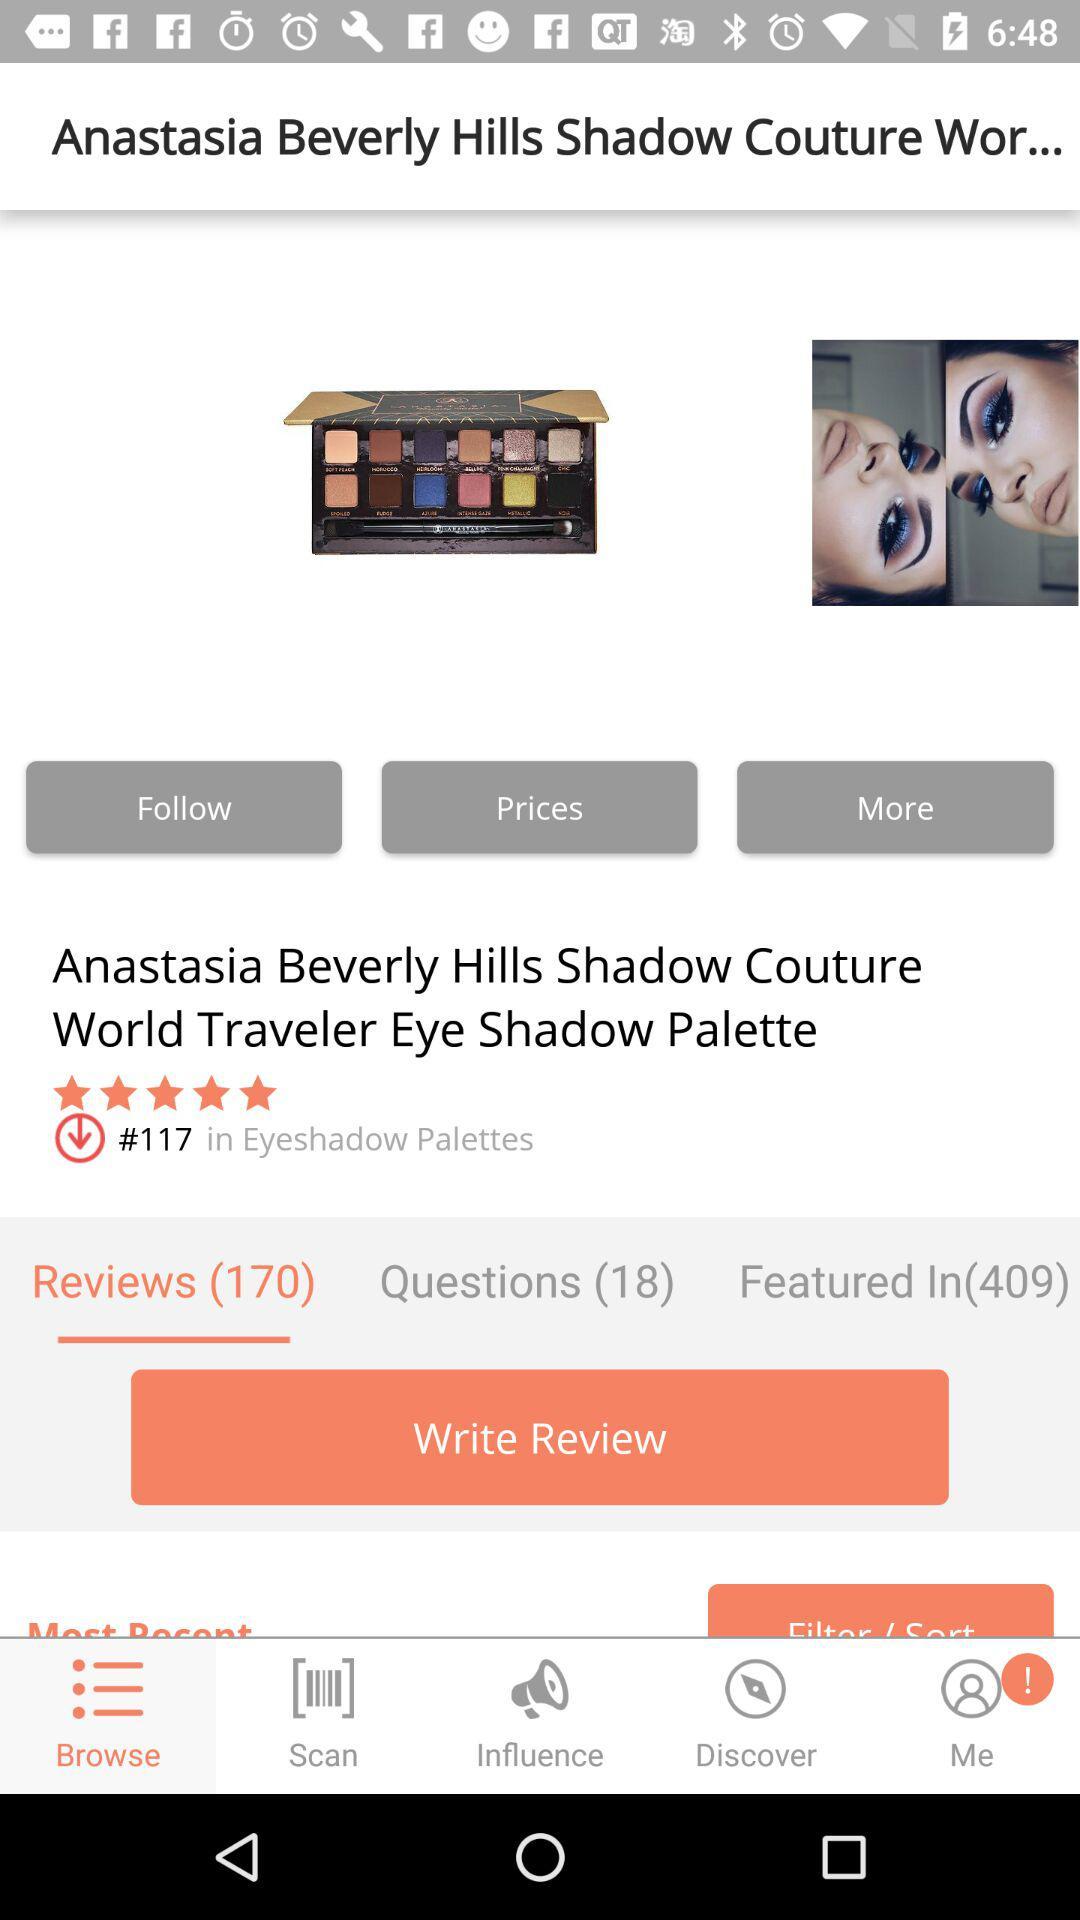 Image resolution: width=1080 pixels, height=1920 pixels. Describe the element at coordinates (323, 1716) in the screenshot. I see `the scan image option` at that location.